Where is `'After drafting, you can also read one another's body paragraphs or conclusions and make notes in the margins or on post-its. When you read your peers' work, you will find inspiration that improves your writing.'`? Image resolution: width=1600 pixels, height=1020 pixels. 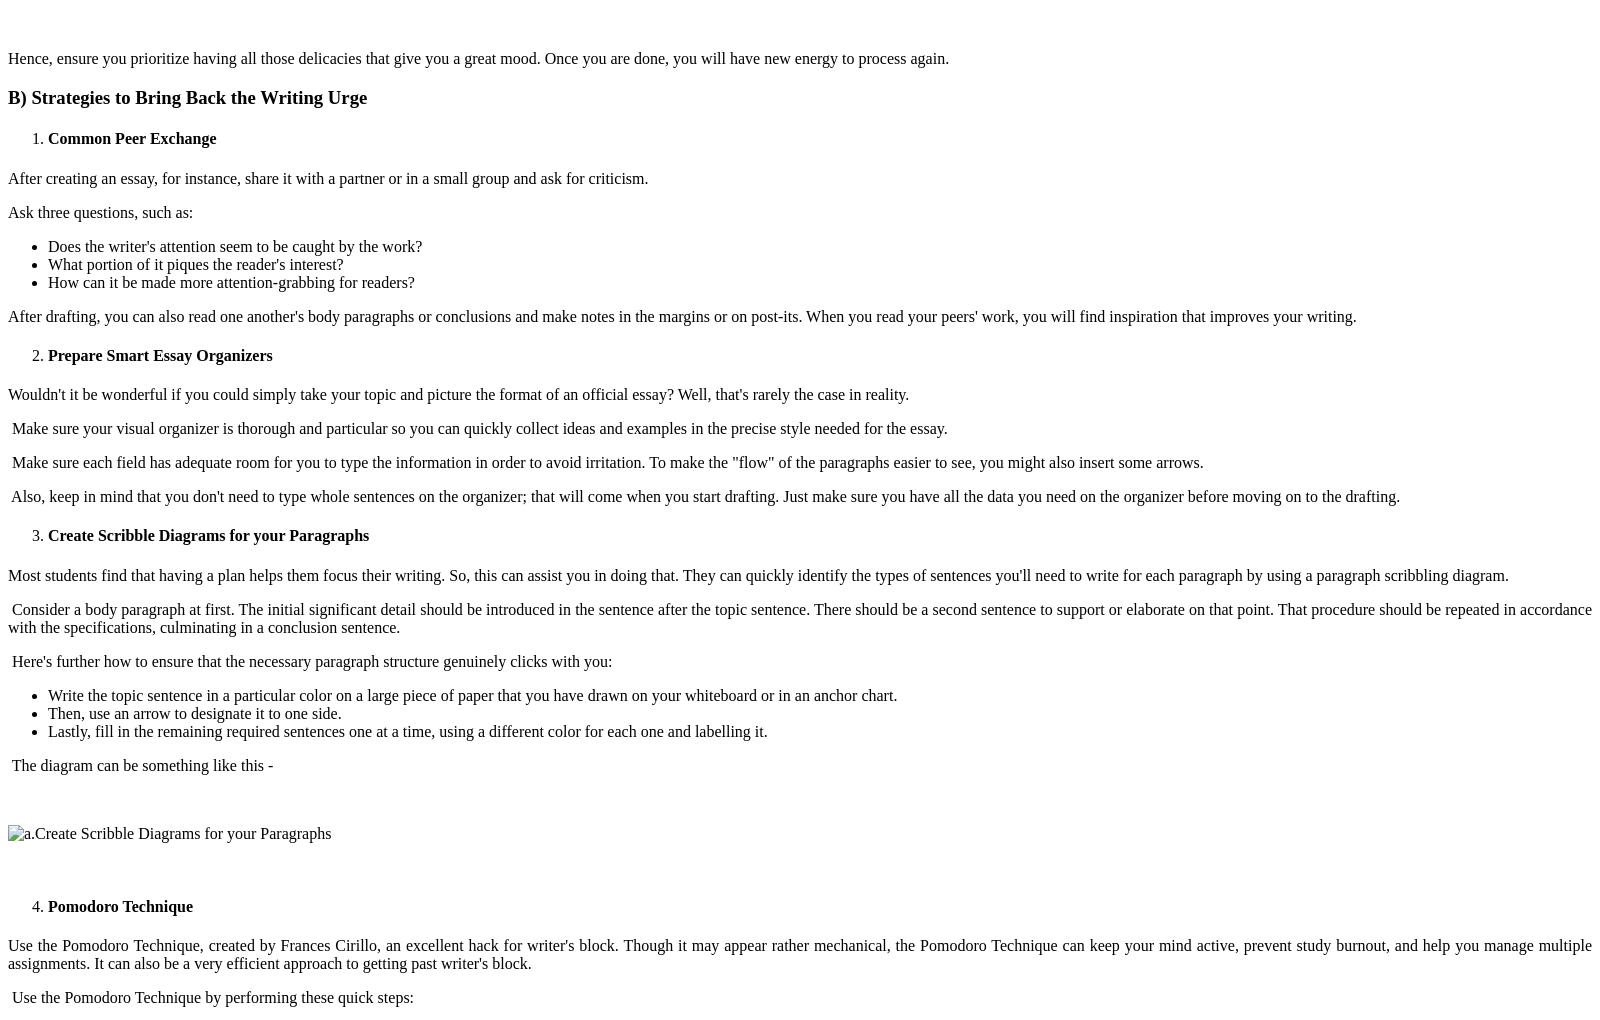
'After drafting, you can also read one another's body paragraphs or conclusions and make notes in the margins or on post-its. When you read your peers' work, you will find inspiration that improves your writing.' is located at coordinates (684, 315).